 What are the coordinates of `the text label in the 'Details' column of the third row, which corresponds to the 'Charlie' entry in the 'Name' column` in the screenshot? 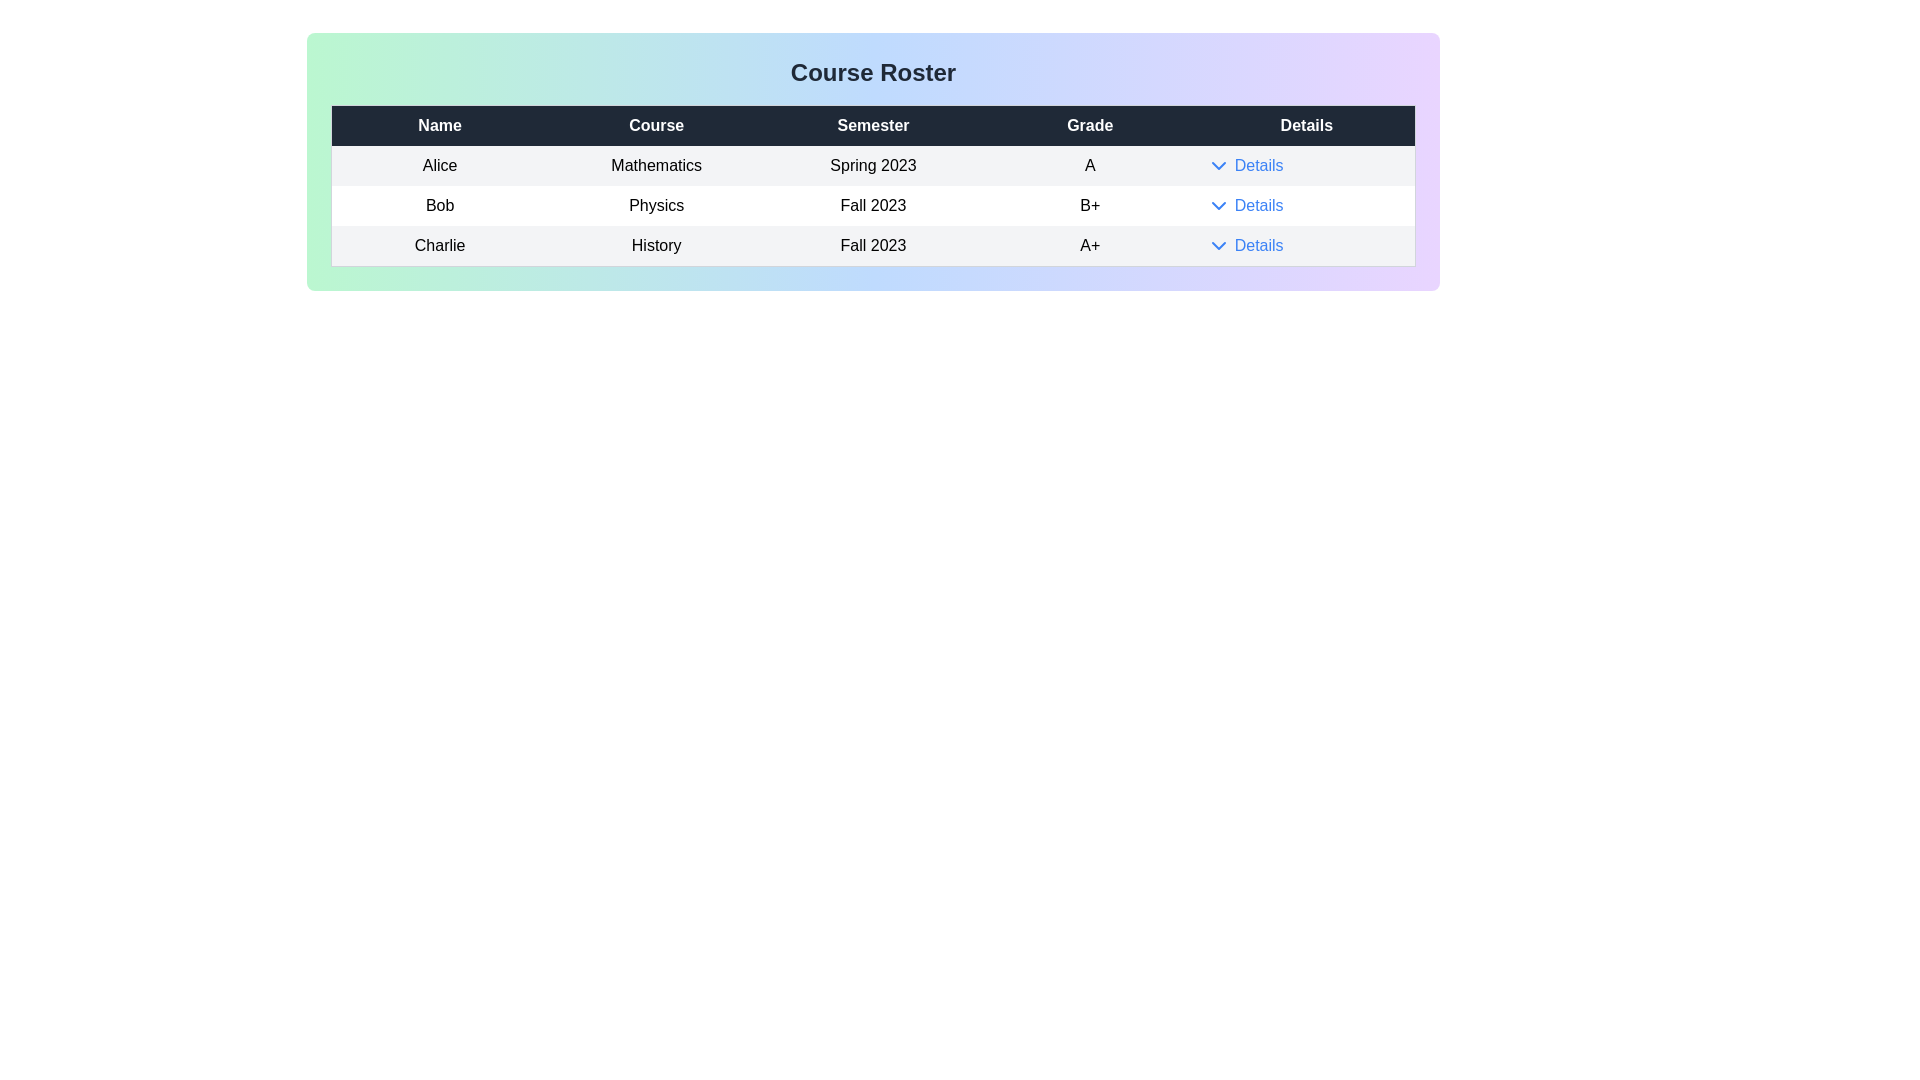 It's located at (1258, 245).